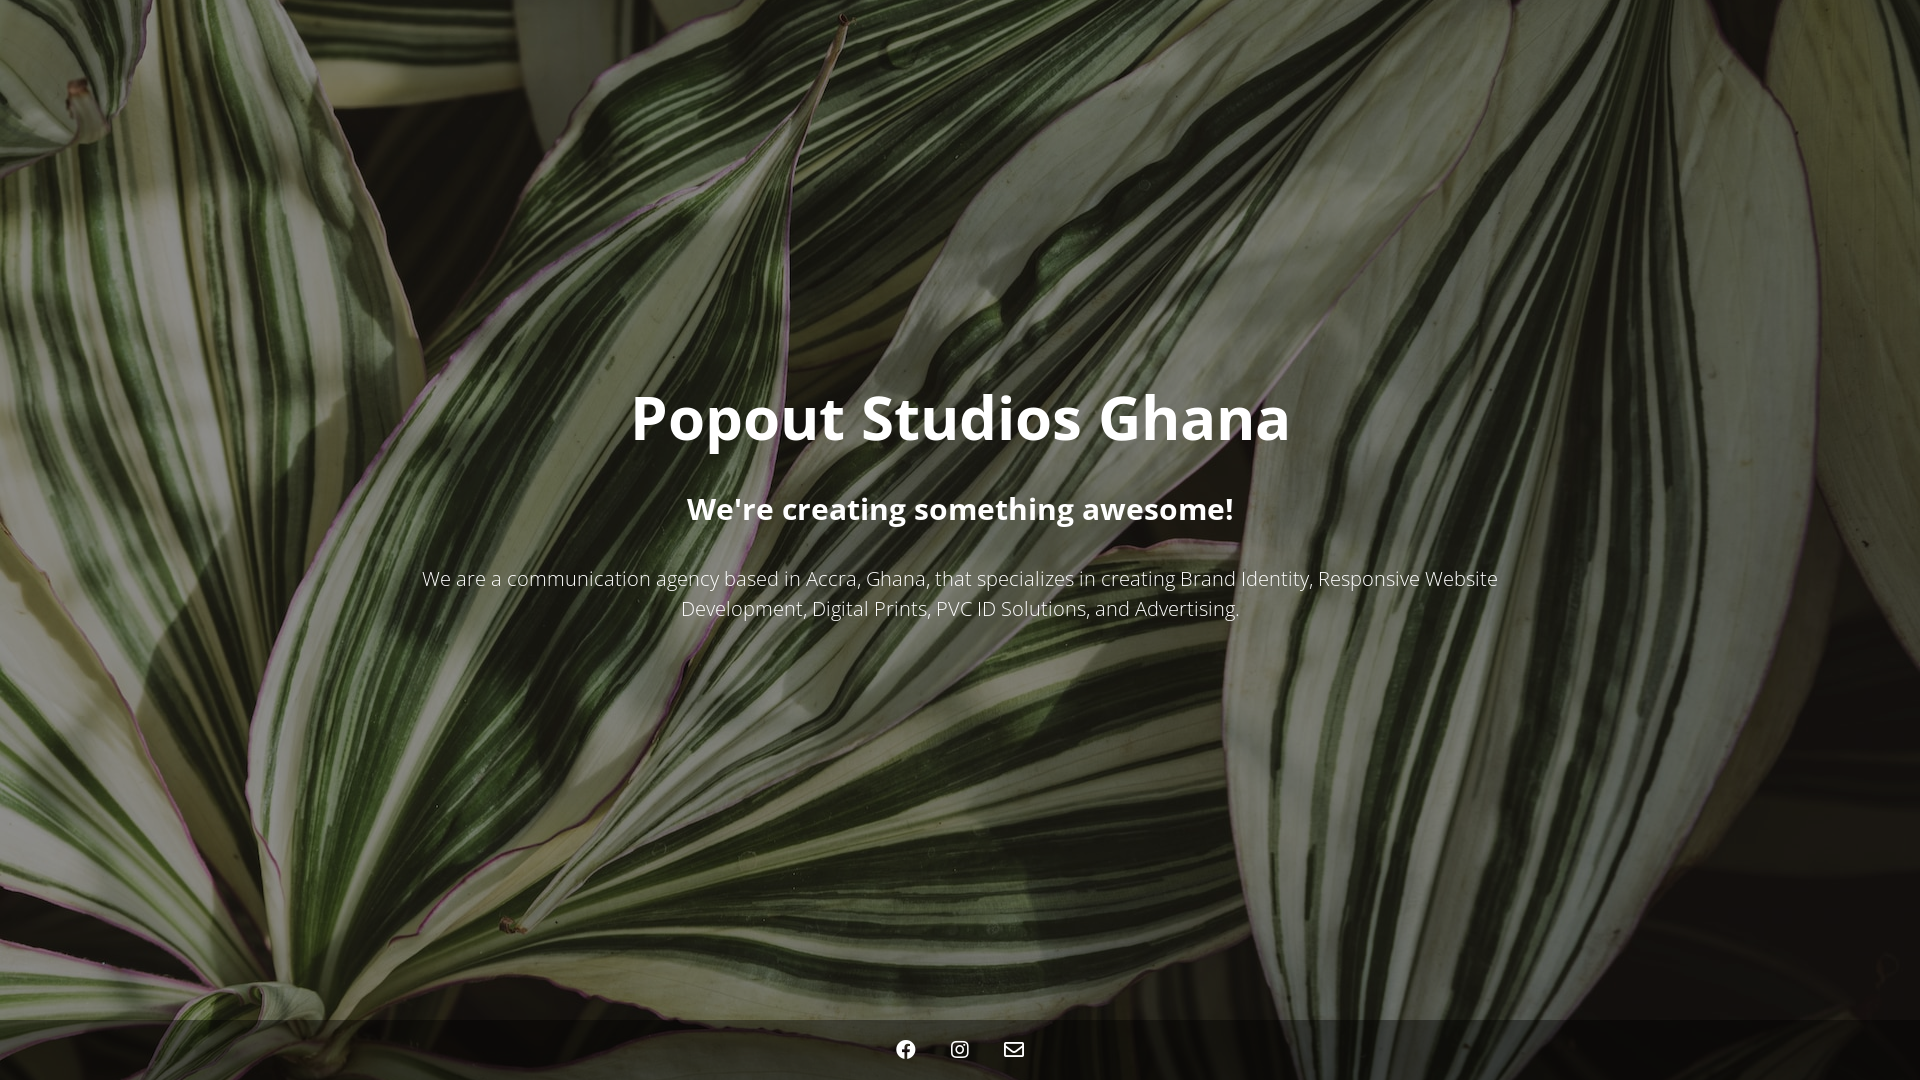  I want to click on 'Popout Studios Ghana', so click(960, 427).